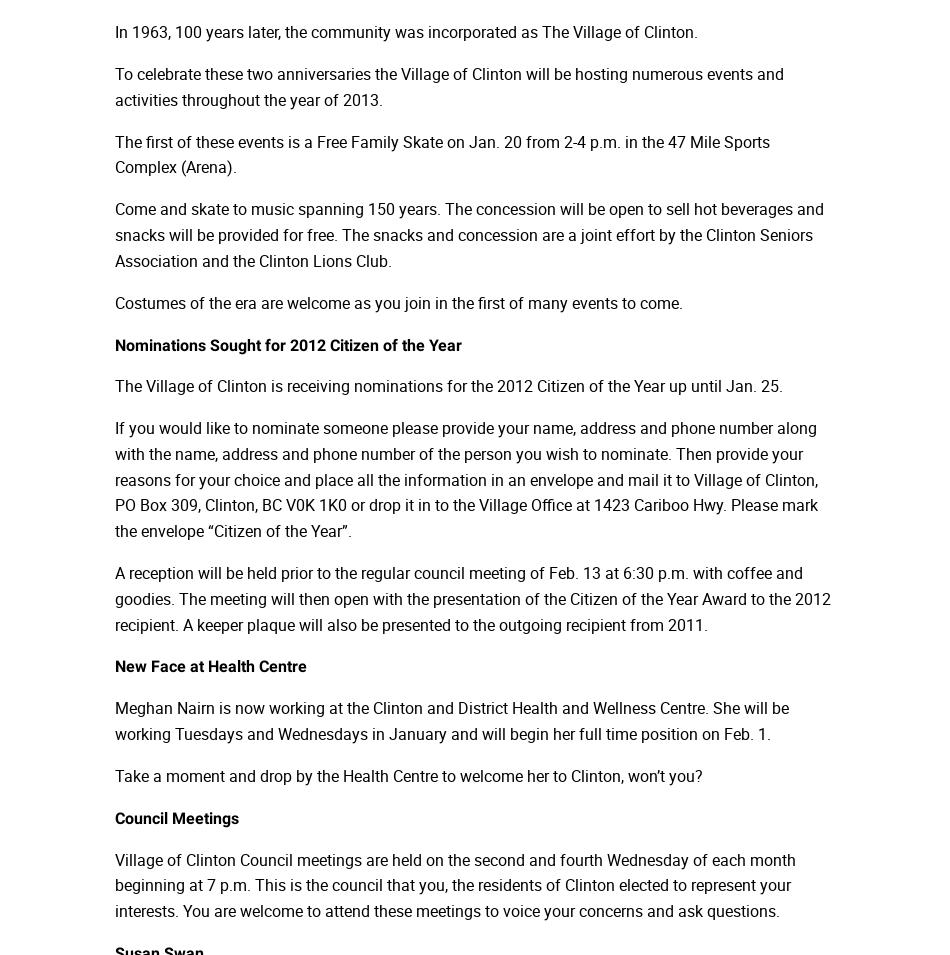  Describe the element at coordinates (441, 153) in the screenshot. I see `'The first of these events is a Free Family Skate on Jan. 20 from 2-4 p.m. in the 47 Mile Sports Complex (Arena).'` at that location.